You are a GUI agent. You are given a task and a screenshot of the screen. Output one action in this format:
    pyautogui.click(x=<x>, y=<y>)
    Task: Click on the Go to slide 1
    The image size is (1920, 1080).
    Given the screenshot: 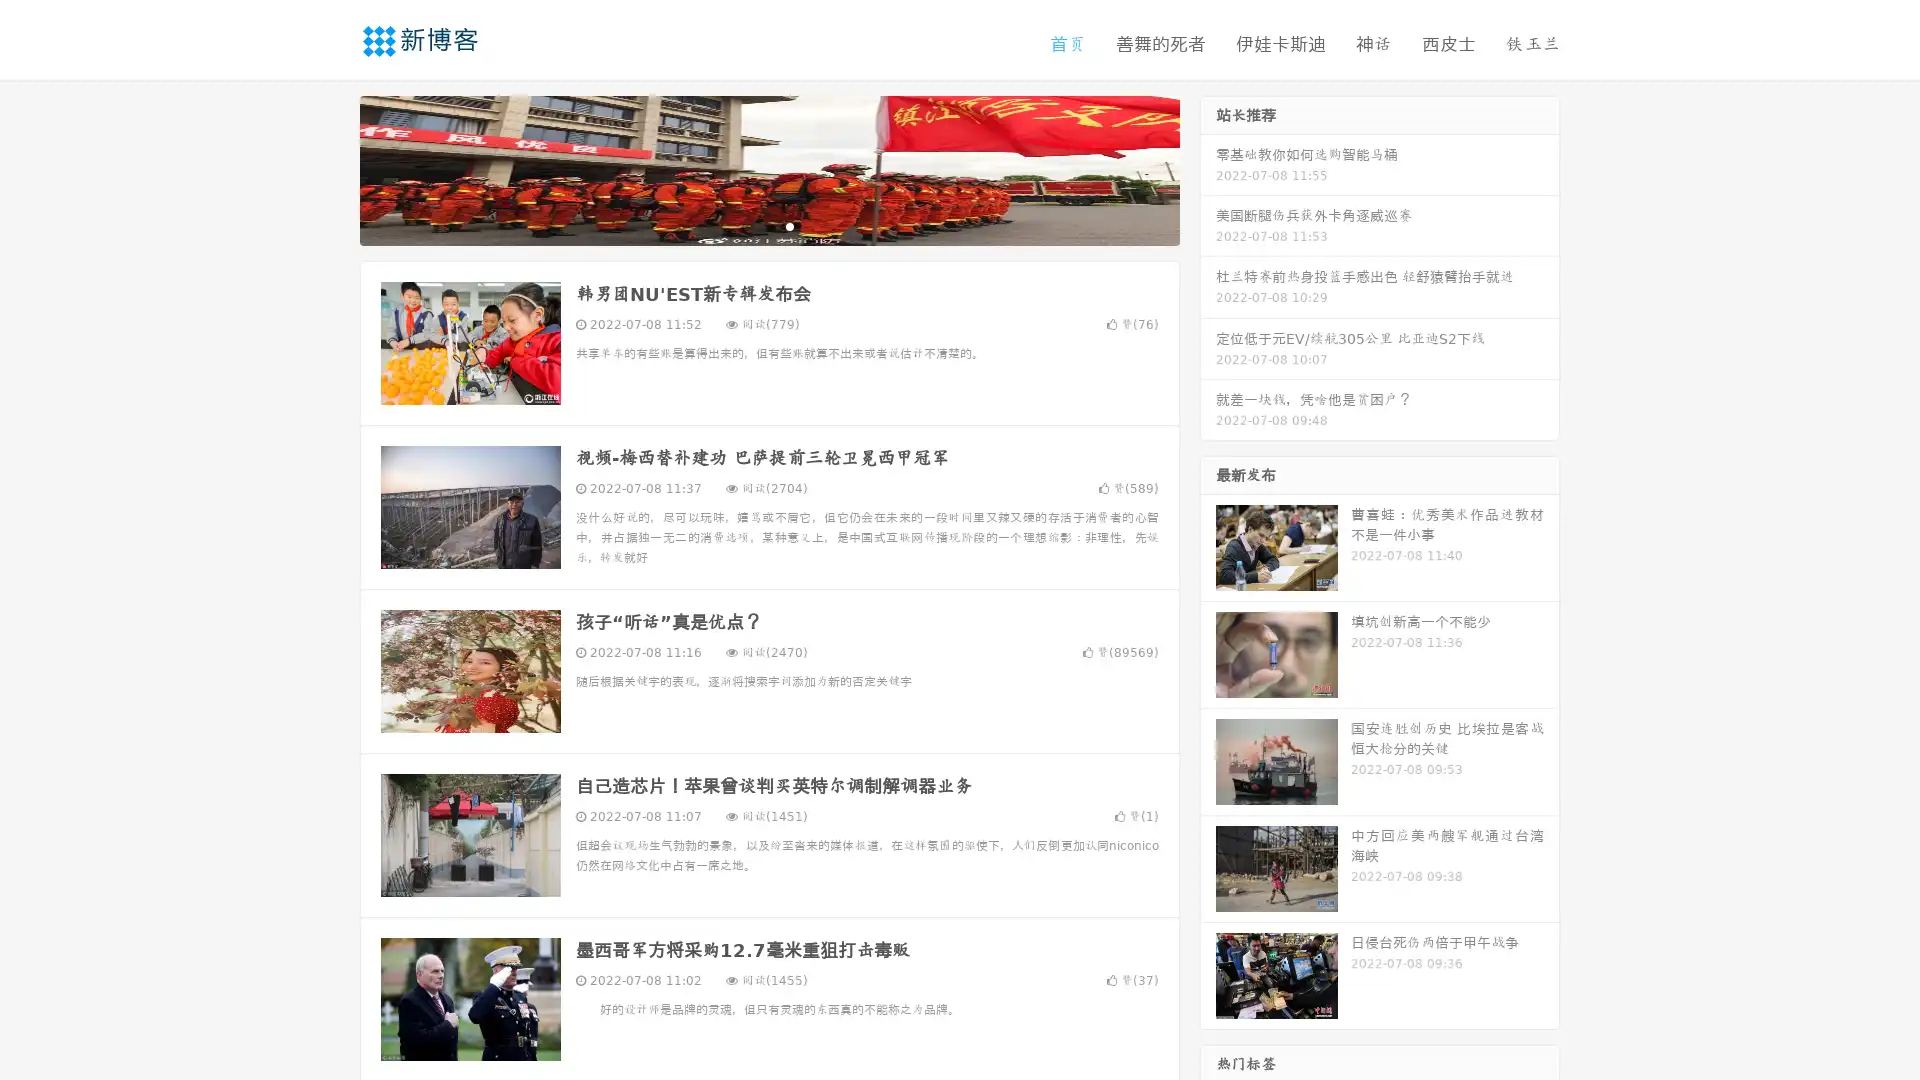 What is the action you would take?
    pyautogui.click(x=748, y=225)
    